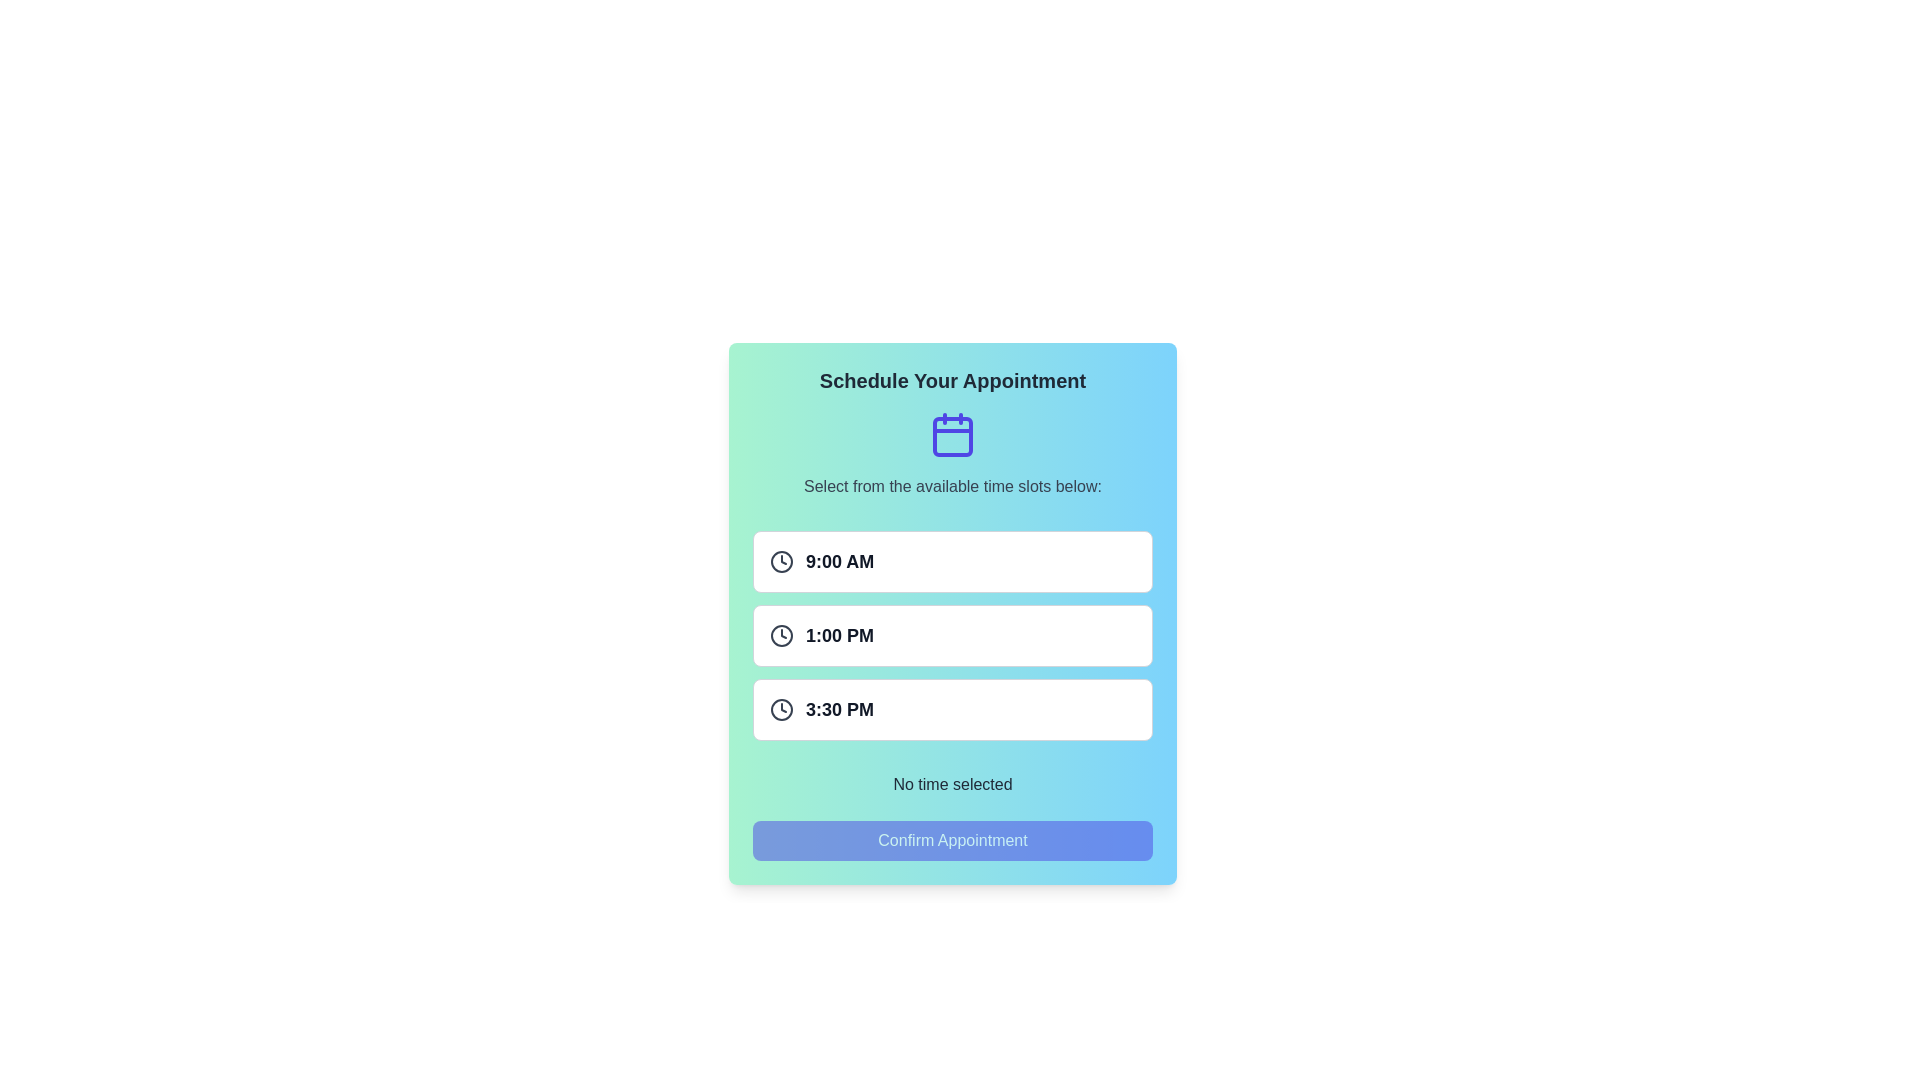  I want to click on the clock icon located on the left side of the first time slot box, adjacent to the text '9:00 AM', so click(781, 562).